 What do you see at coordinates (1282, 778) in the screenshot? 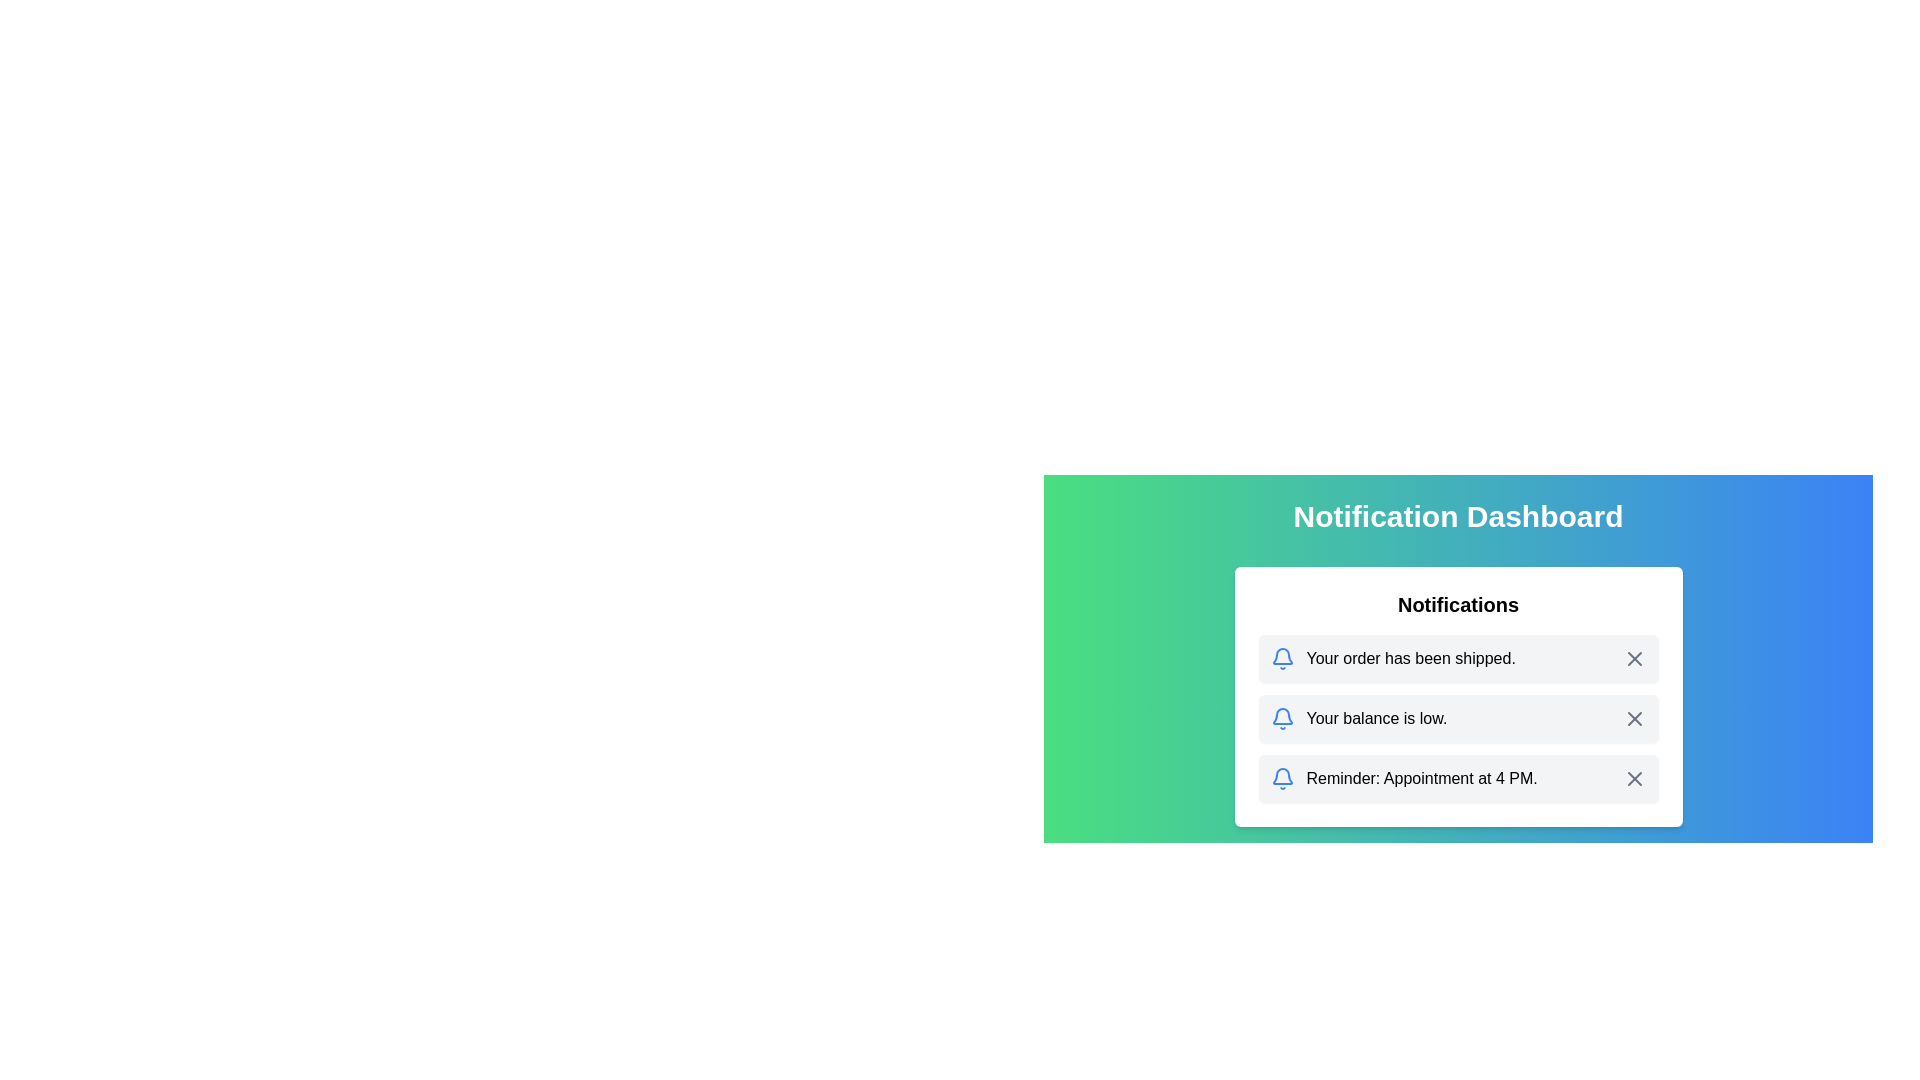
I see `the notification icon located on the far left next to the text 'Reminder: Appointment at 4 PM'` at bounding box center [1282, 778].